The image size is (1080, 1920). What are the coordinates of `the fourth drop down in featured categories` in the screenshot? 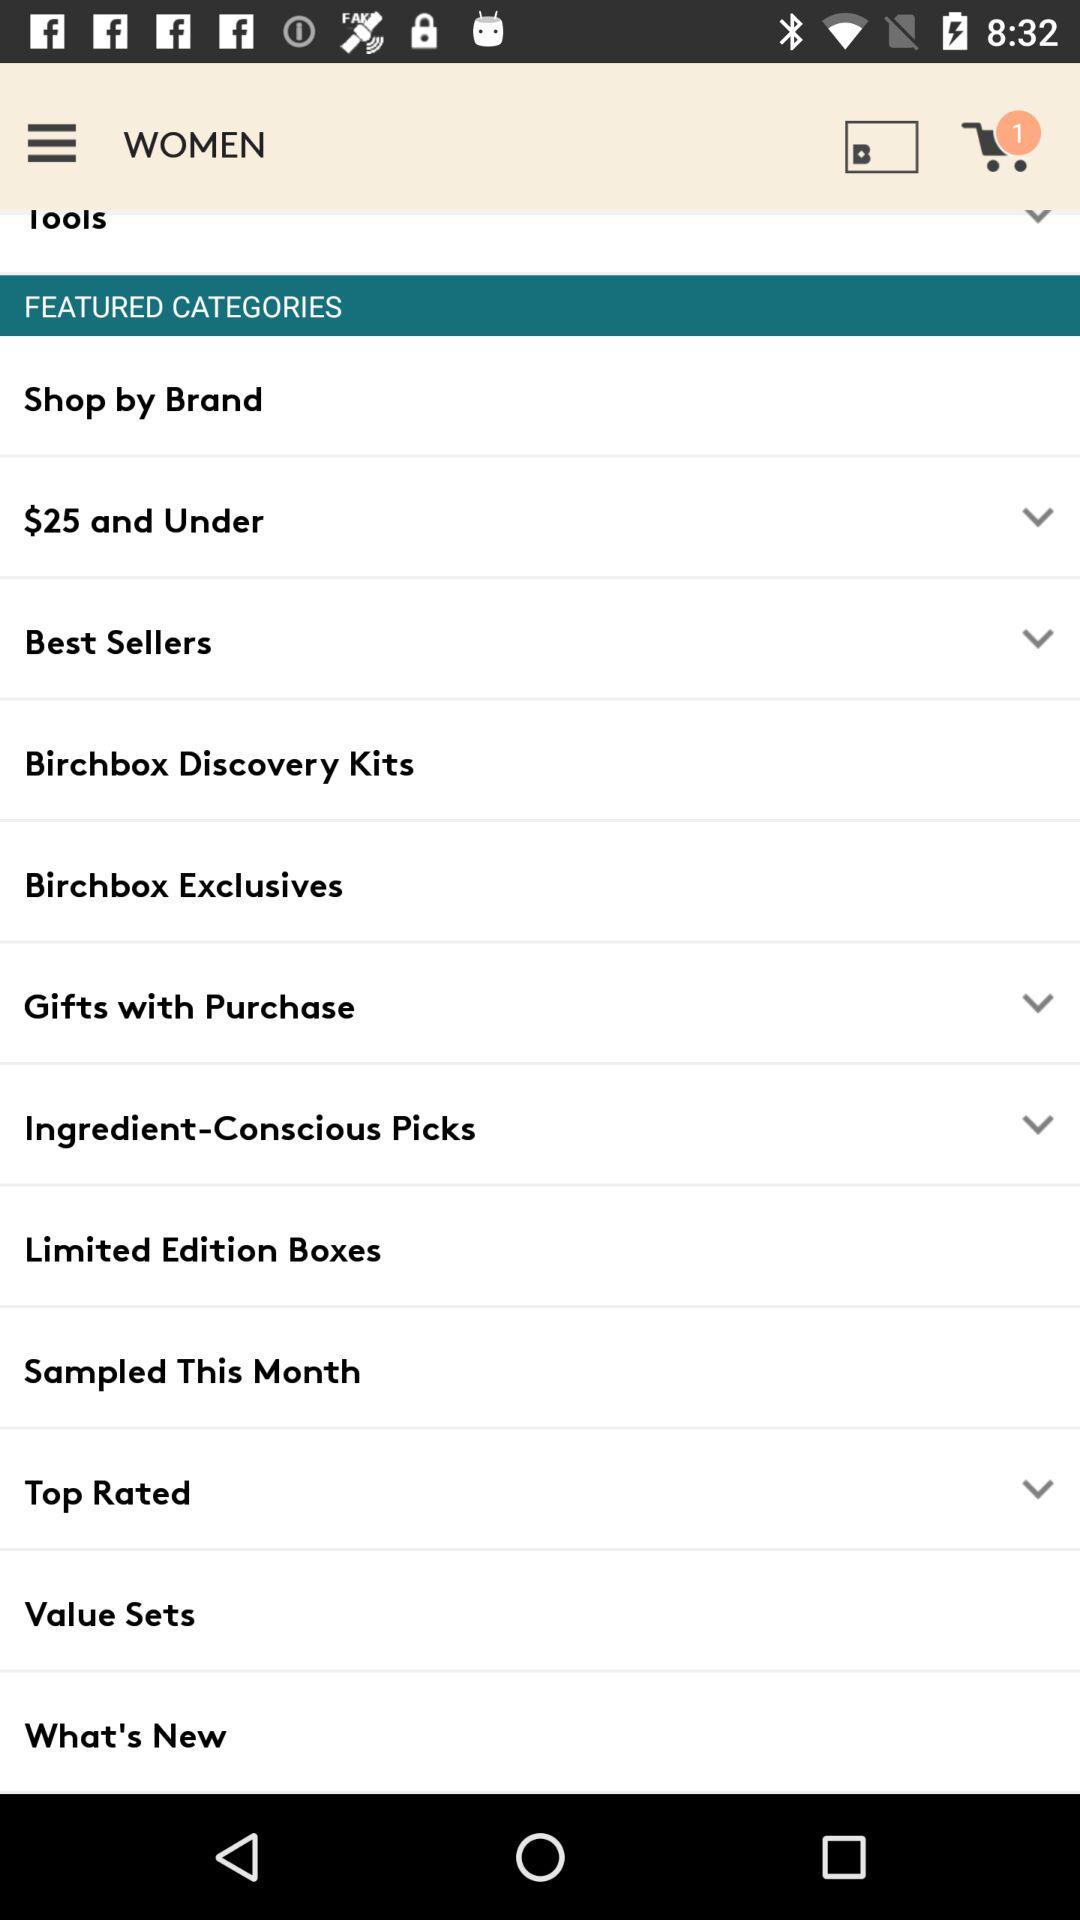 It's located at (1036, 1124).